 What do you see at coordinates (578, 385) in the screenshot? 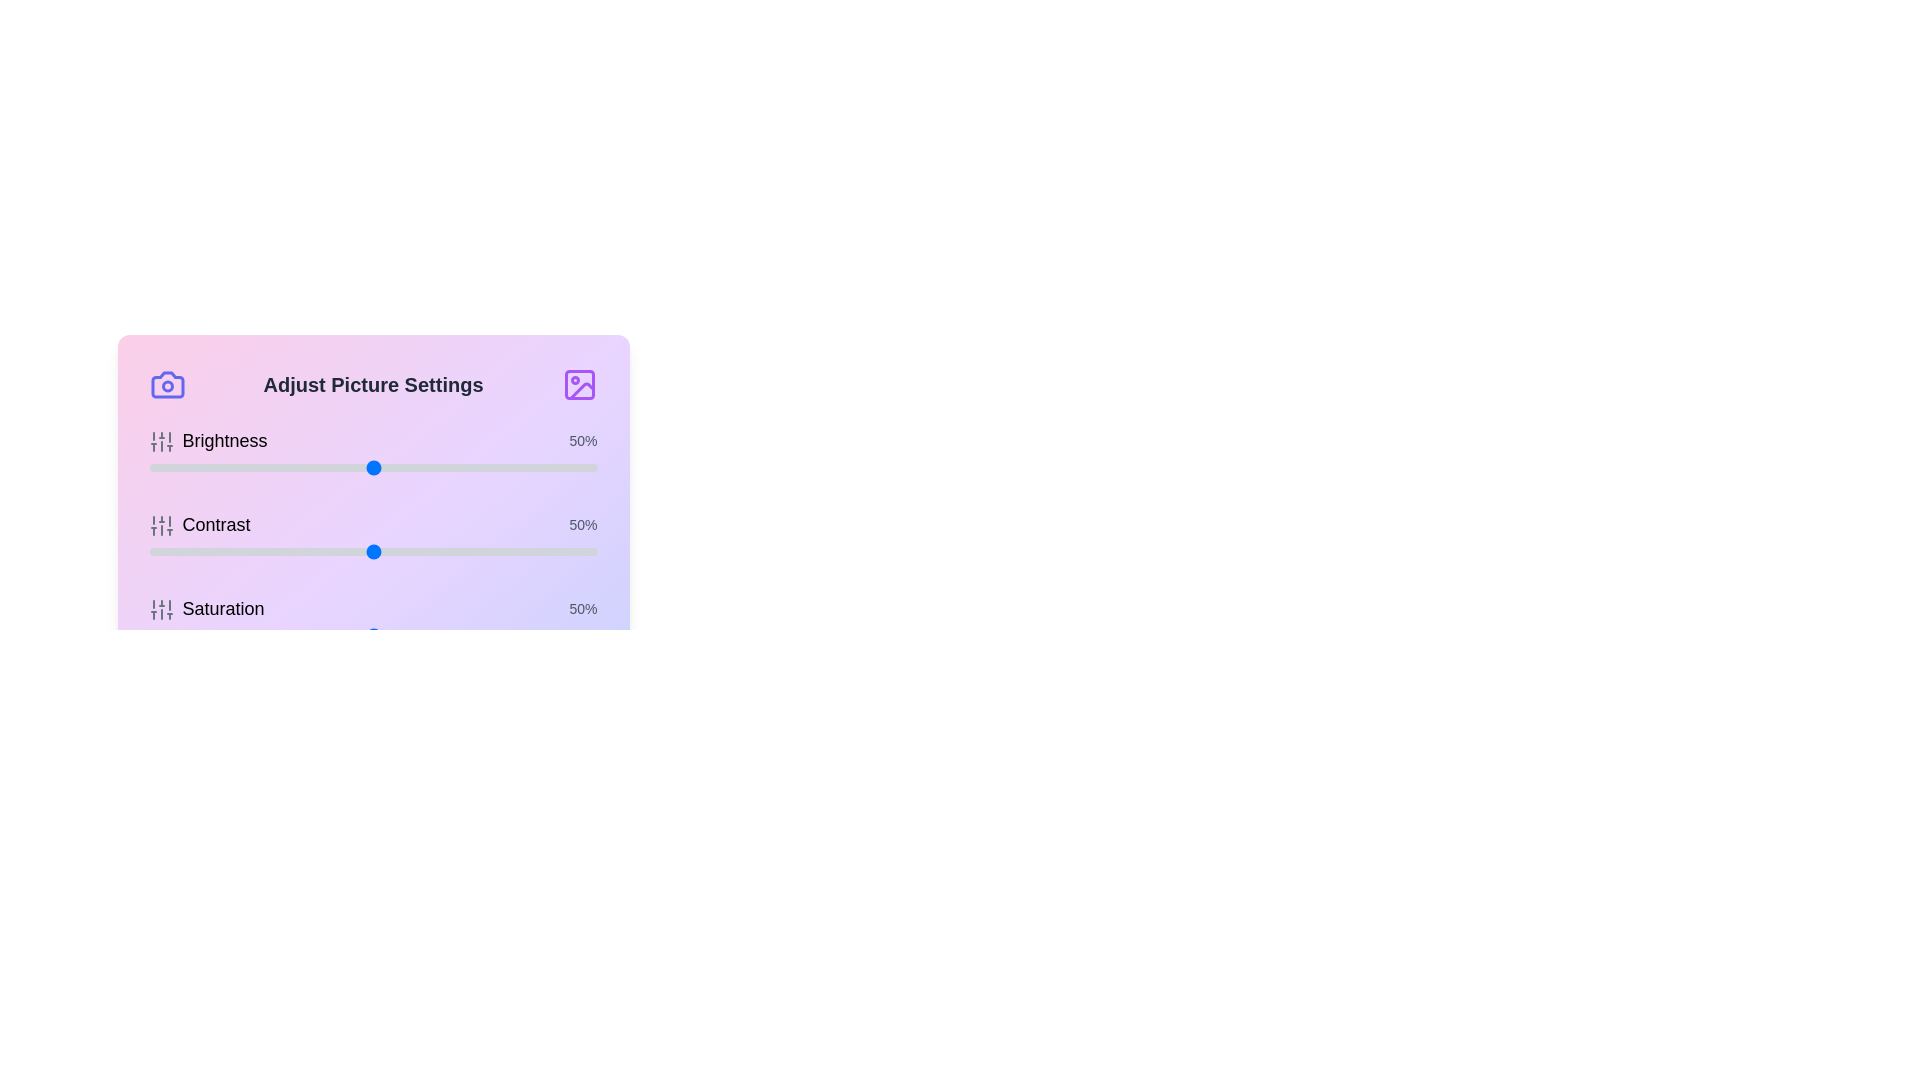
I see `the header icon image` at bounding box center [578, 385].